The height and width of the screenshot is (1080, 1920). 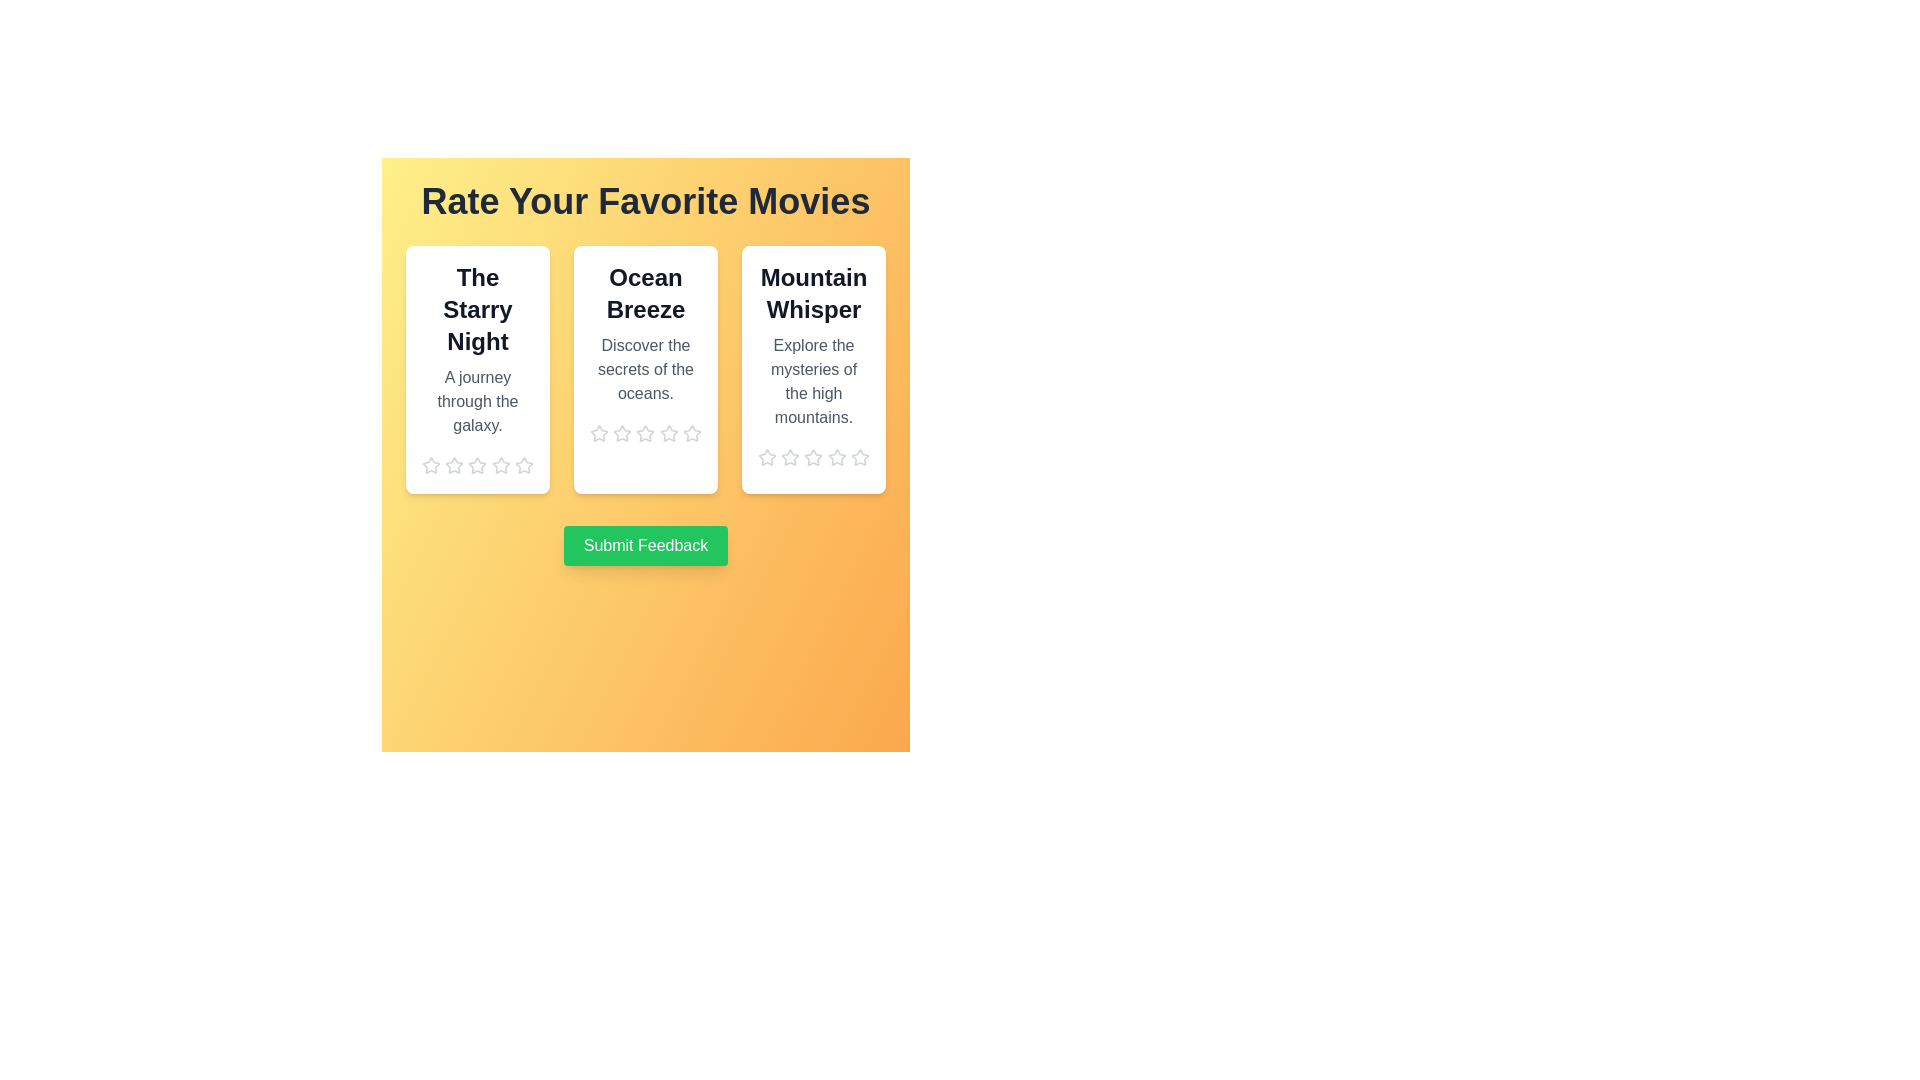 What do you see at coordinates (430, 466) in the screenshot?
I see `the star corresponding to 1 stars to preview the rating` at bounding box center [430, 466].